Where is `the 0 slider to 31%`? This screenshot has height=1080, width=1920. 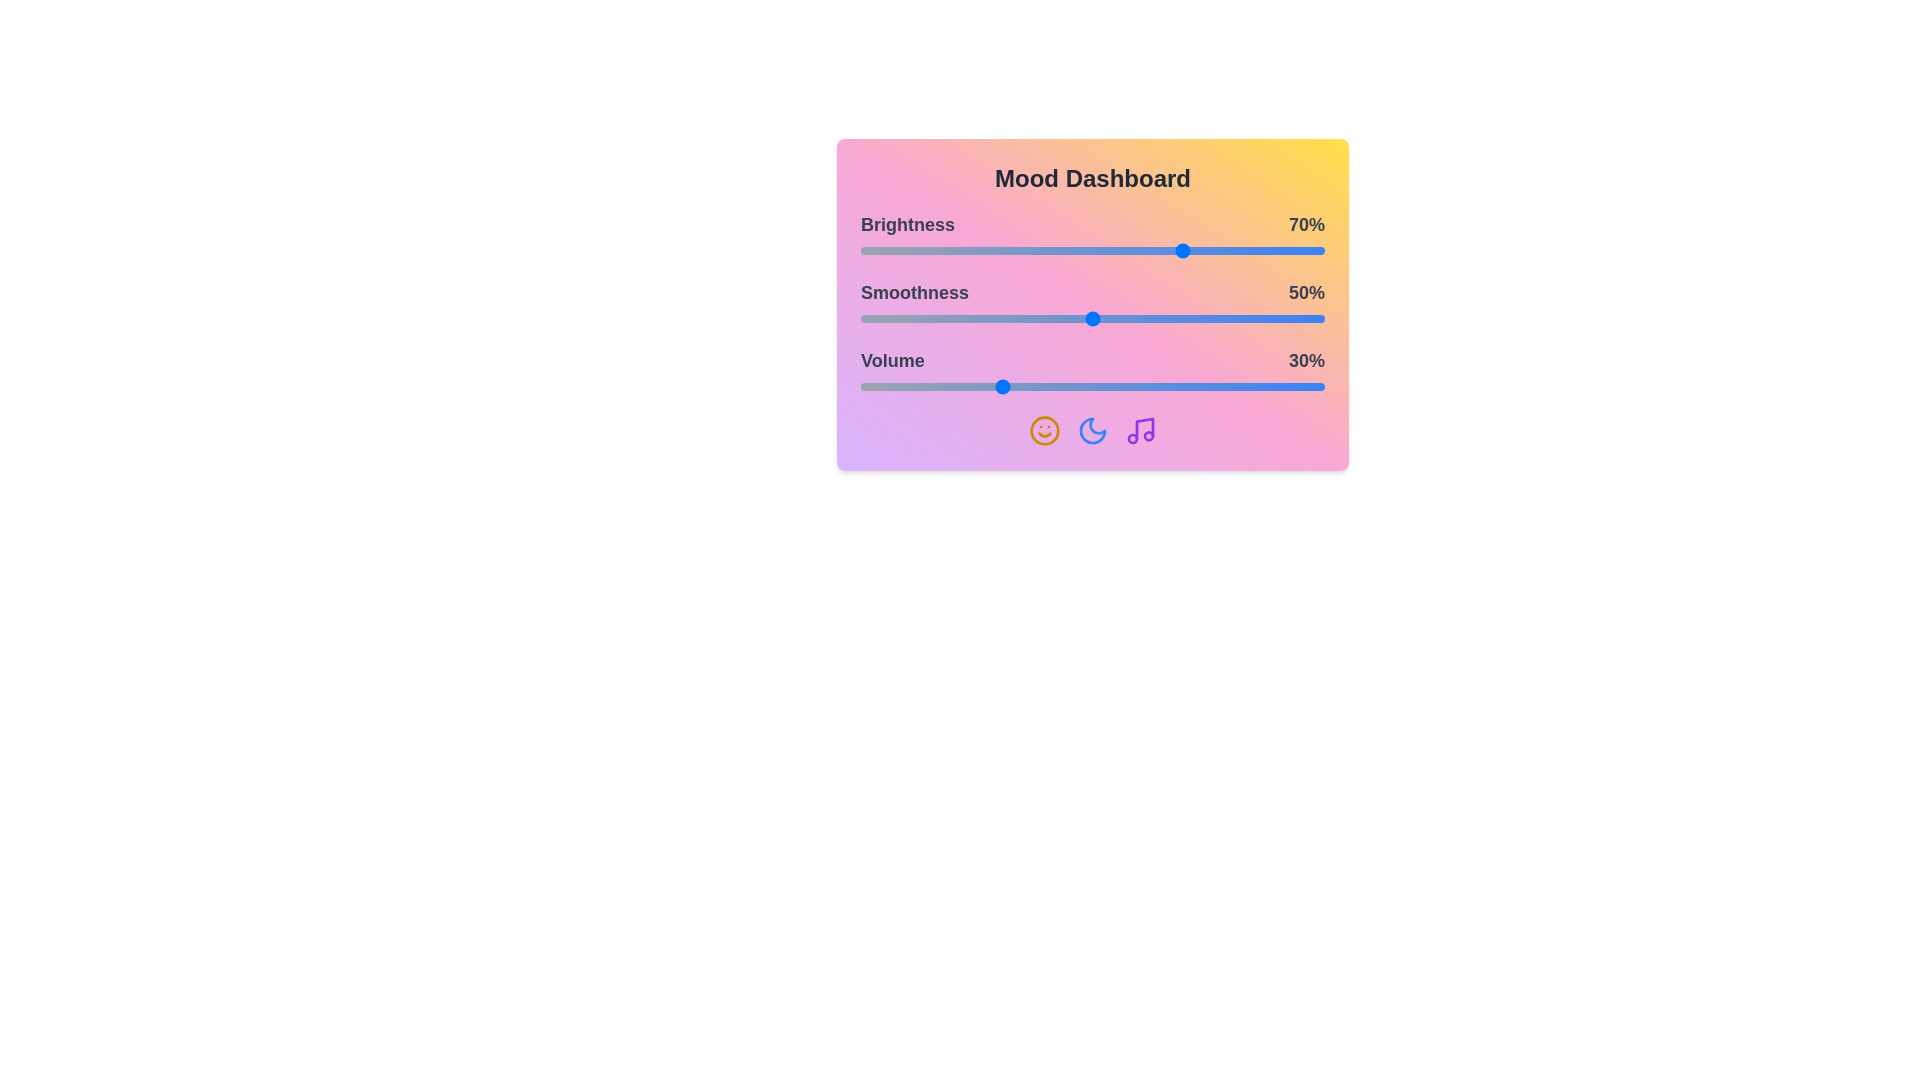
the 0 slider to 31% is located at coordinates (1004, 249).